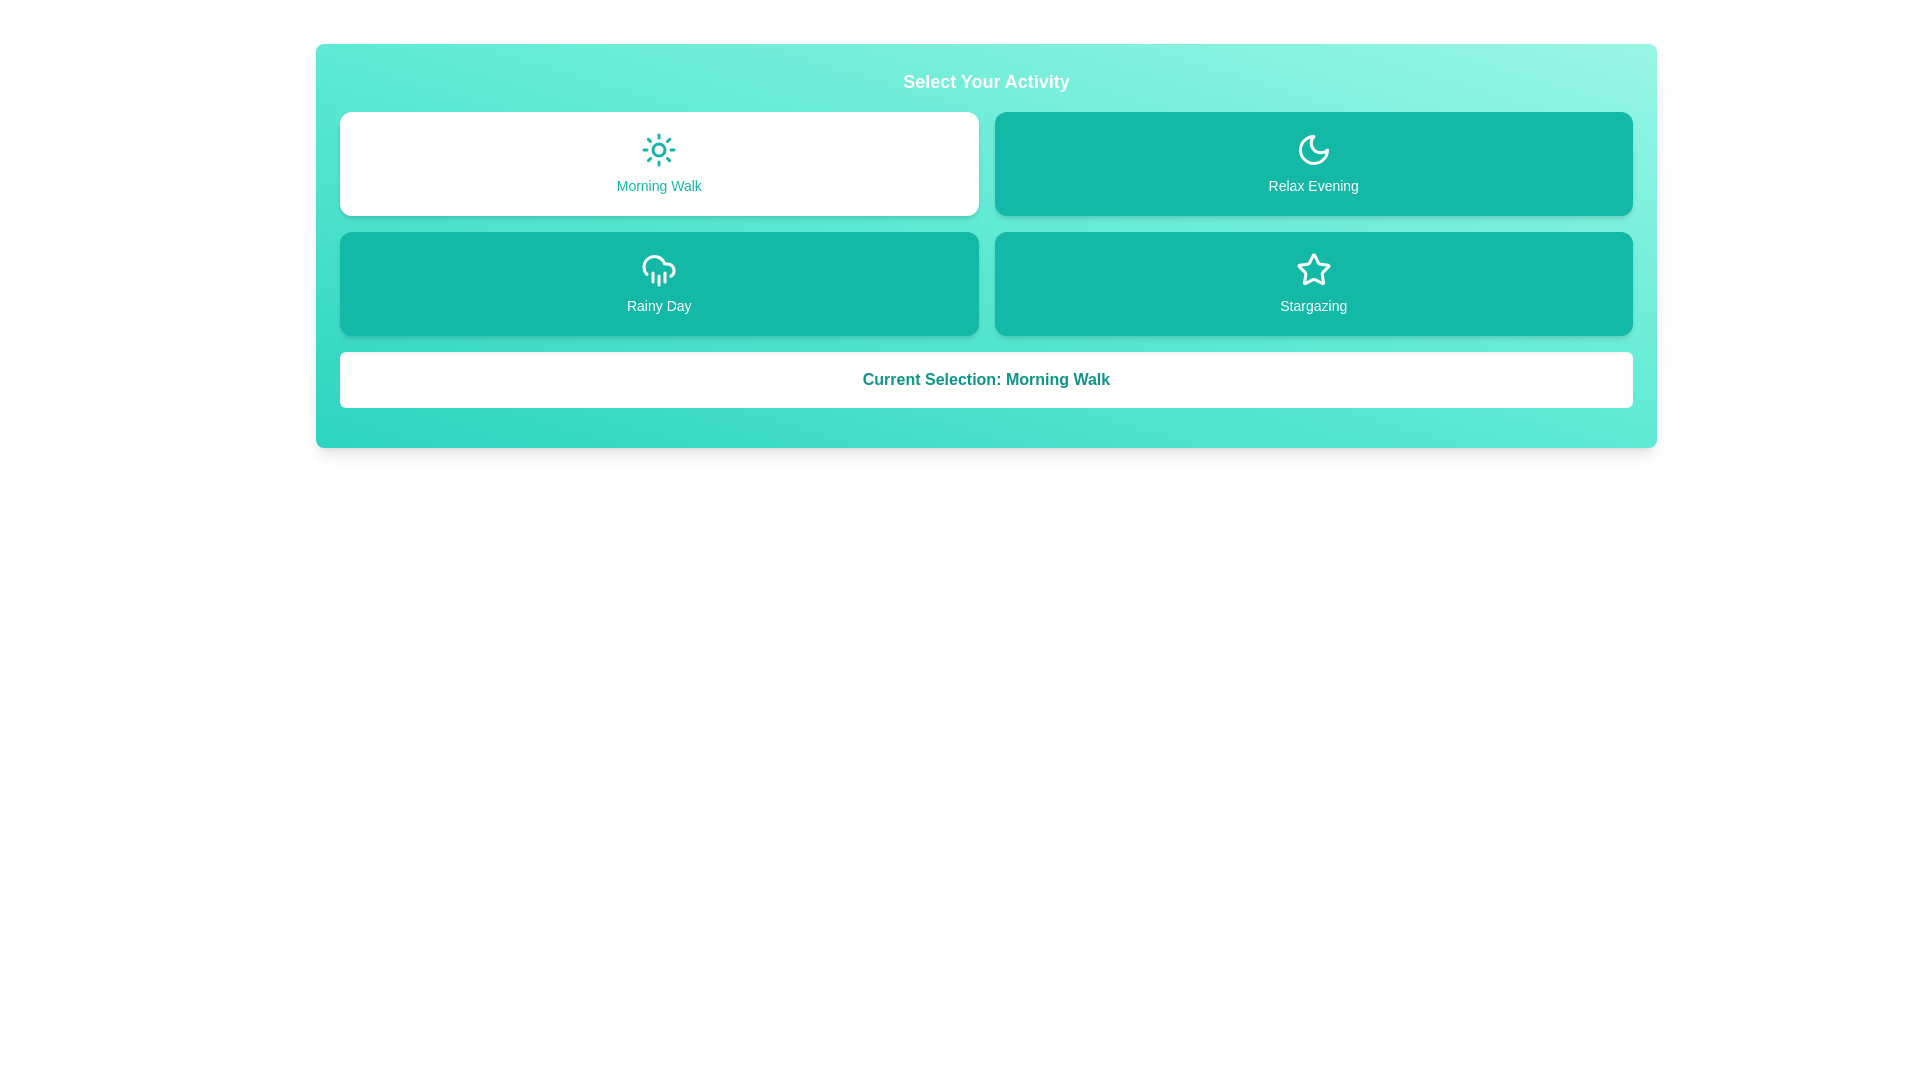 The width and height of the screenshot is (1920, 1080). What do you see at coordinates (659, 284) in the screenshot?
I see `the activity Rainy Day by clicking on its button` at bounding box center [659, 284].